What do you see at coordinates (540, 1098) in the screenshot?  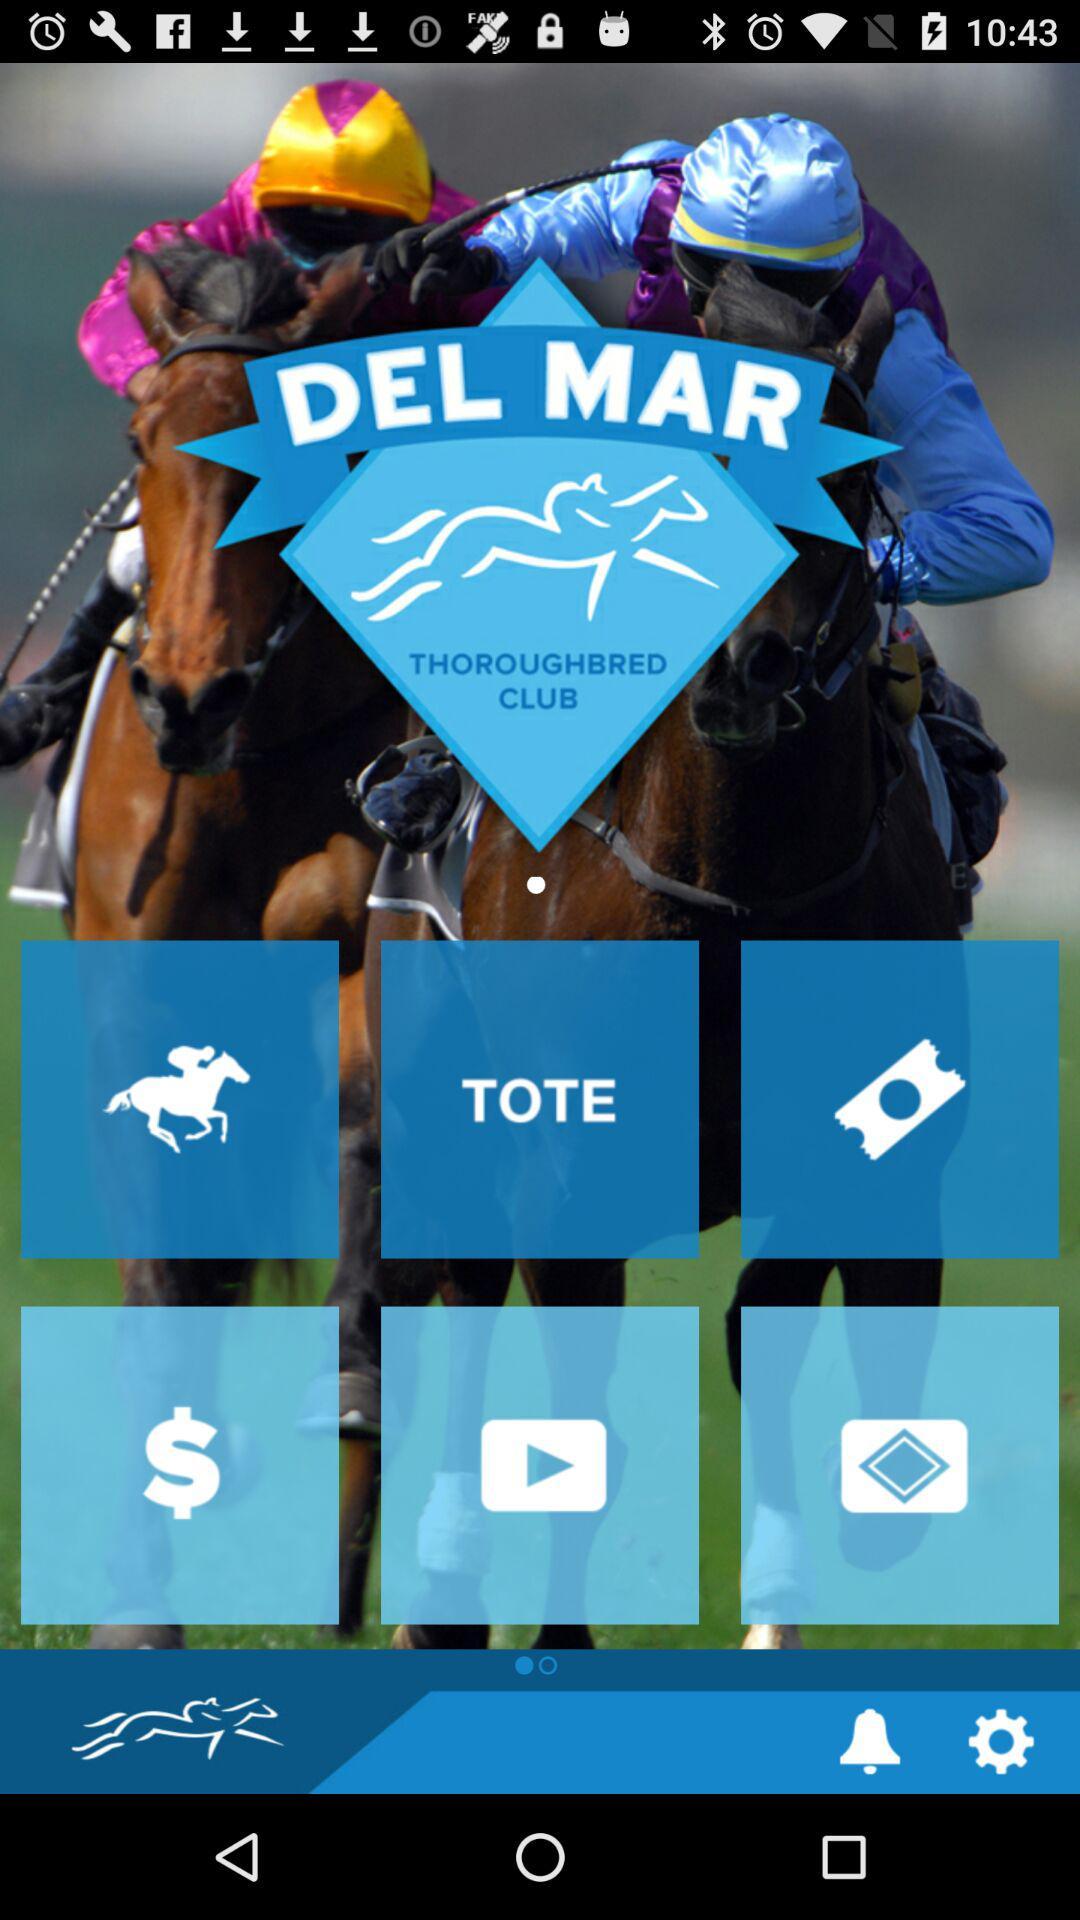 I see `open tote interface` at bounding box center [540, 1098].